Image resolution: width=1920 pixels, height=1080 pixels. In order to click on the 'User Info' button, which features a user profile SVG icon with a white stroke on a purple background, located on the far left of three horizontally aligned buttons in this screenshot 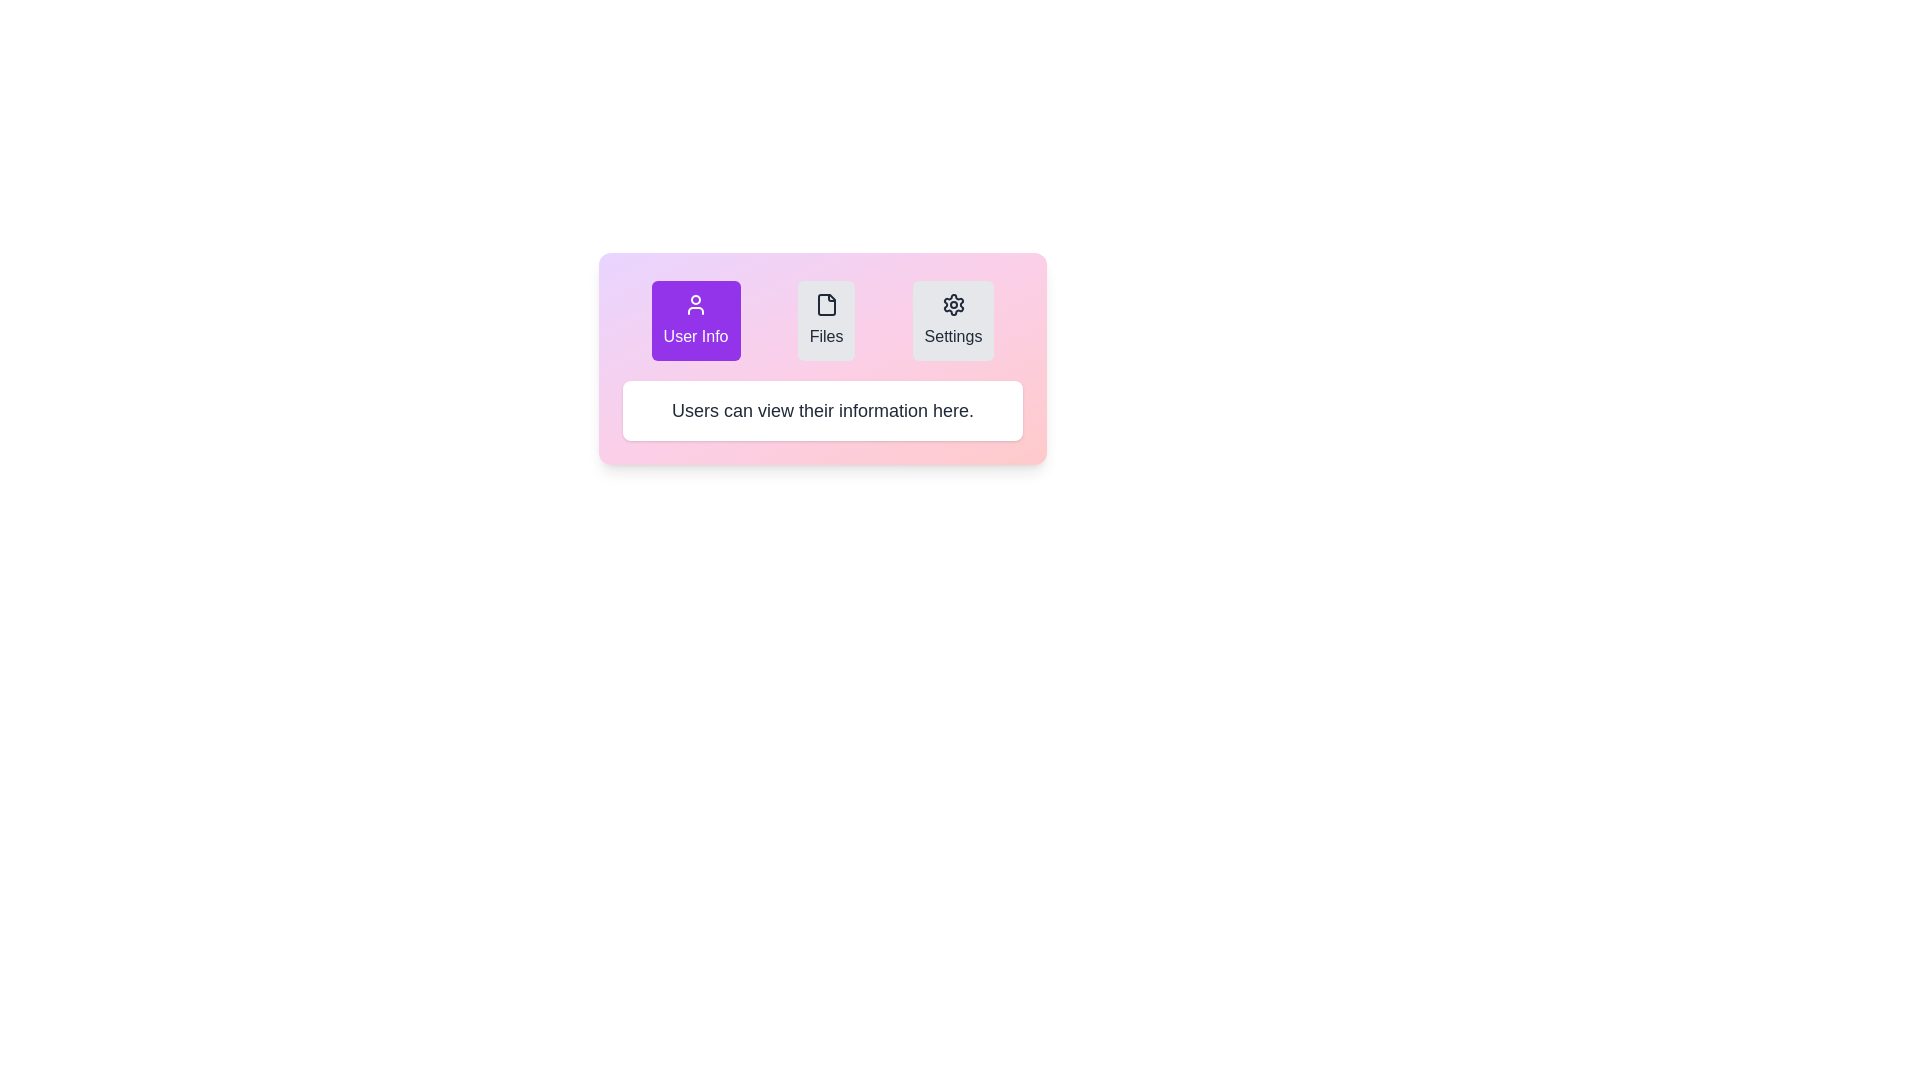, I will do `click(696, 304)`.